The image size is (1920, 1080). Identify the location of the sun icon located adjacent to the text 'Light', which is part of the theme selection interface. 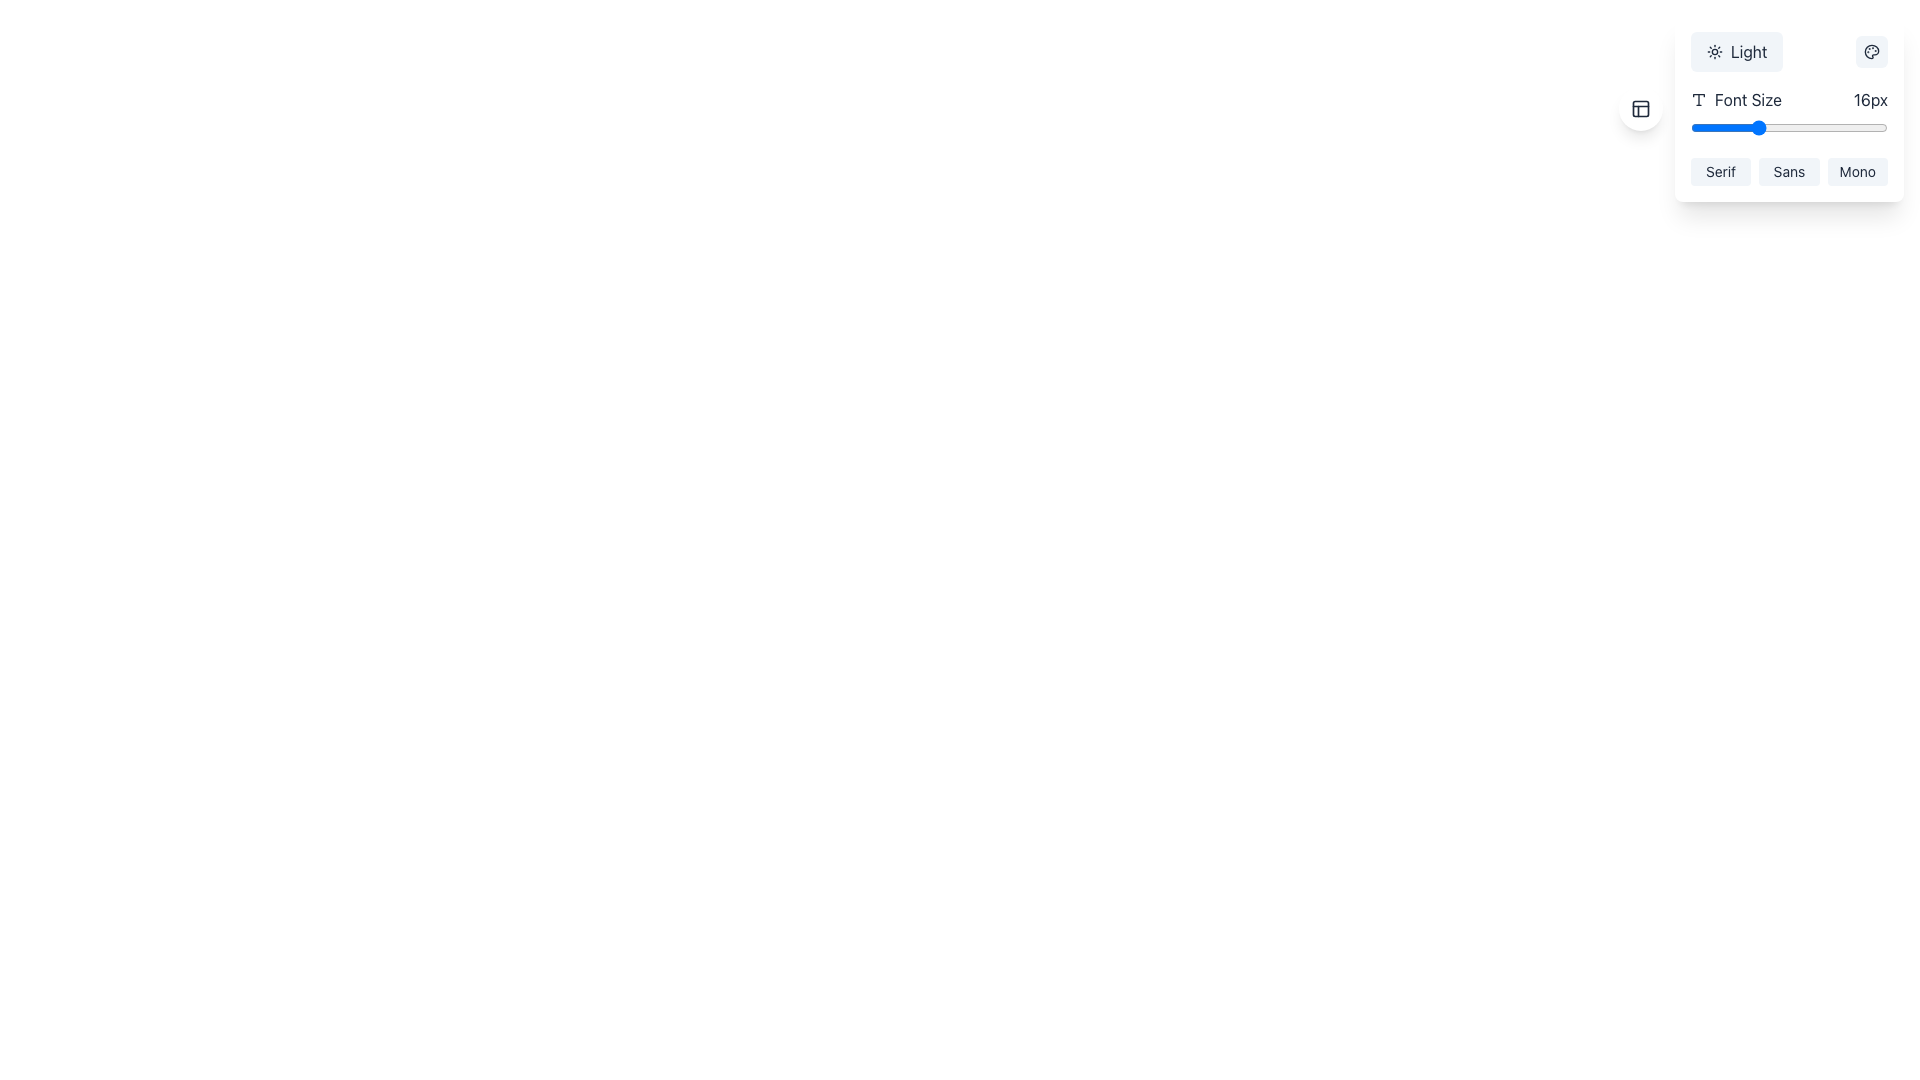
(1713, 50).